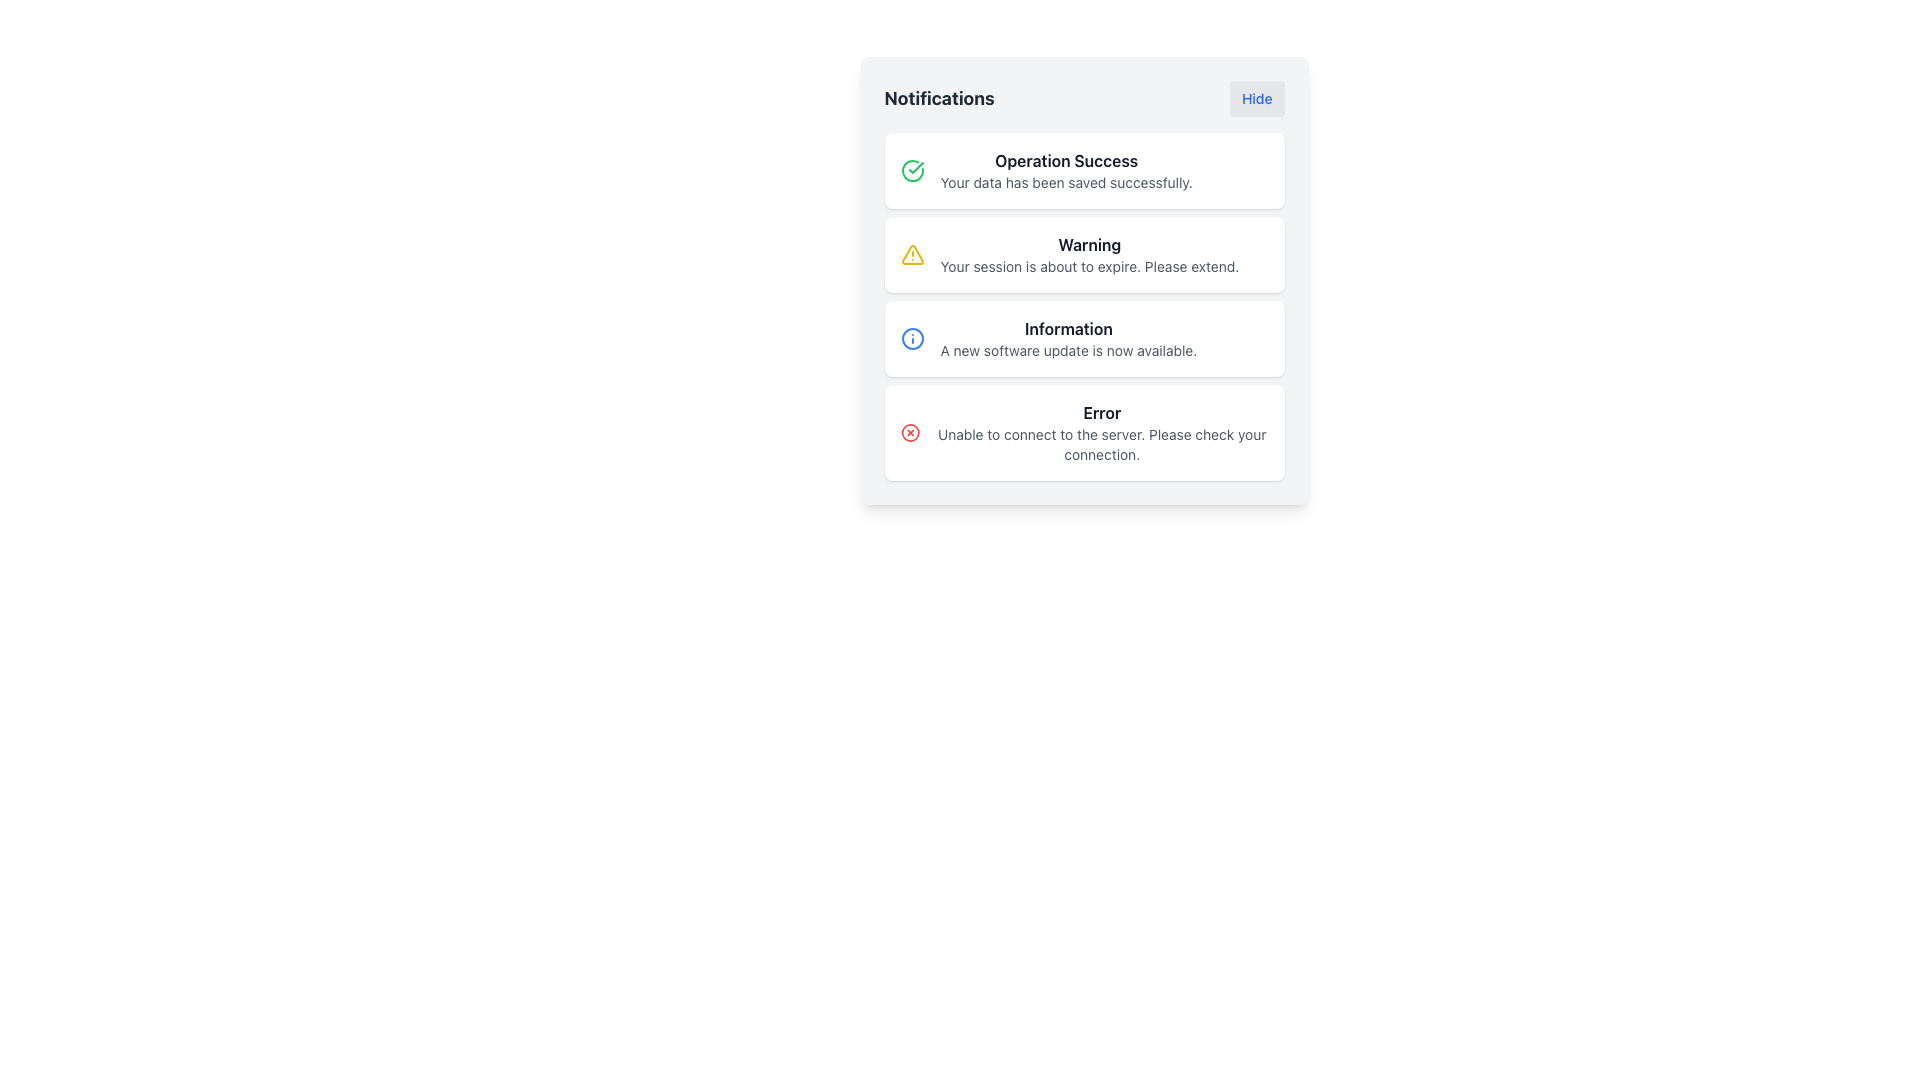  Describe the element at coordinates (911, 169) in the screenshot. I see `the success status icon located to the left of the text 'Operation Success Your data has been saved successfully.' in the first entry of the notification list` at that location.